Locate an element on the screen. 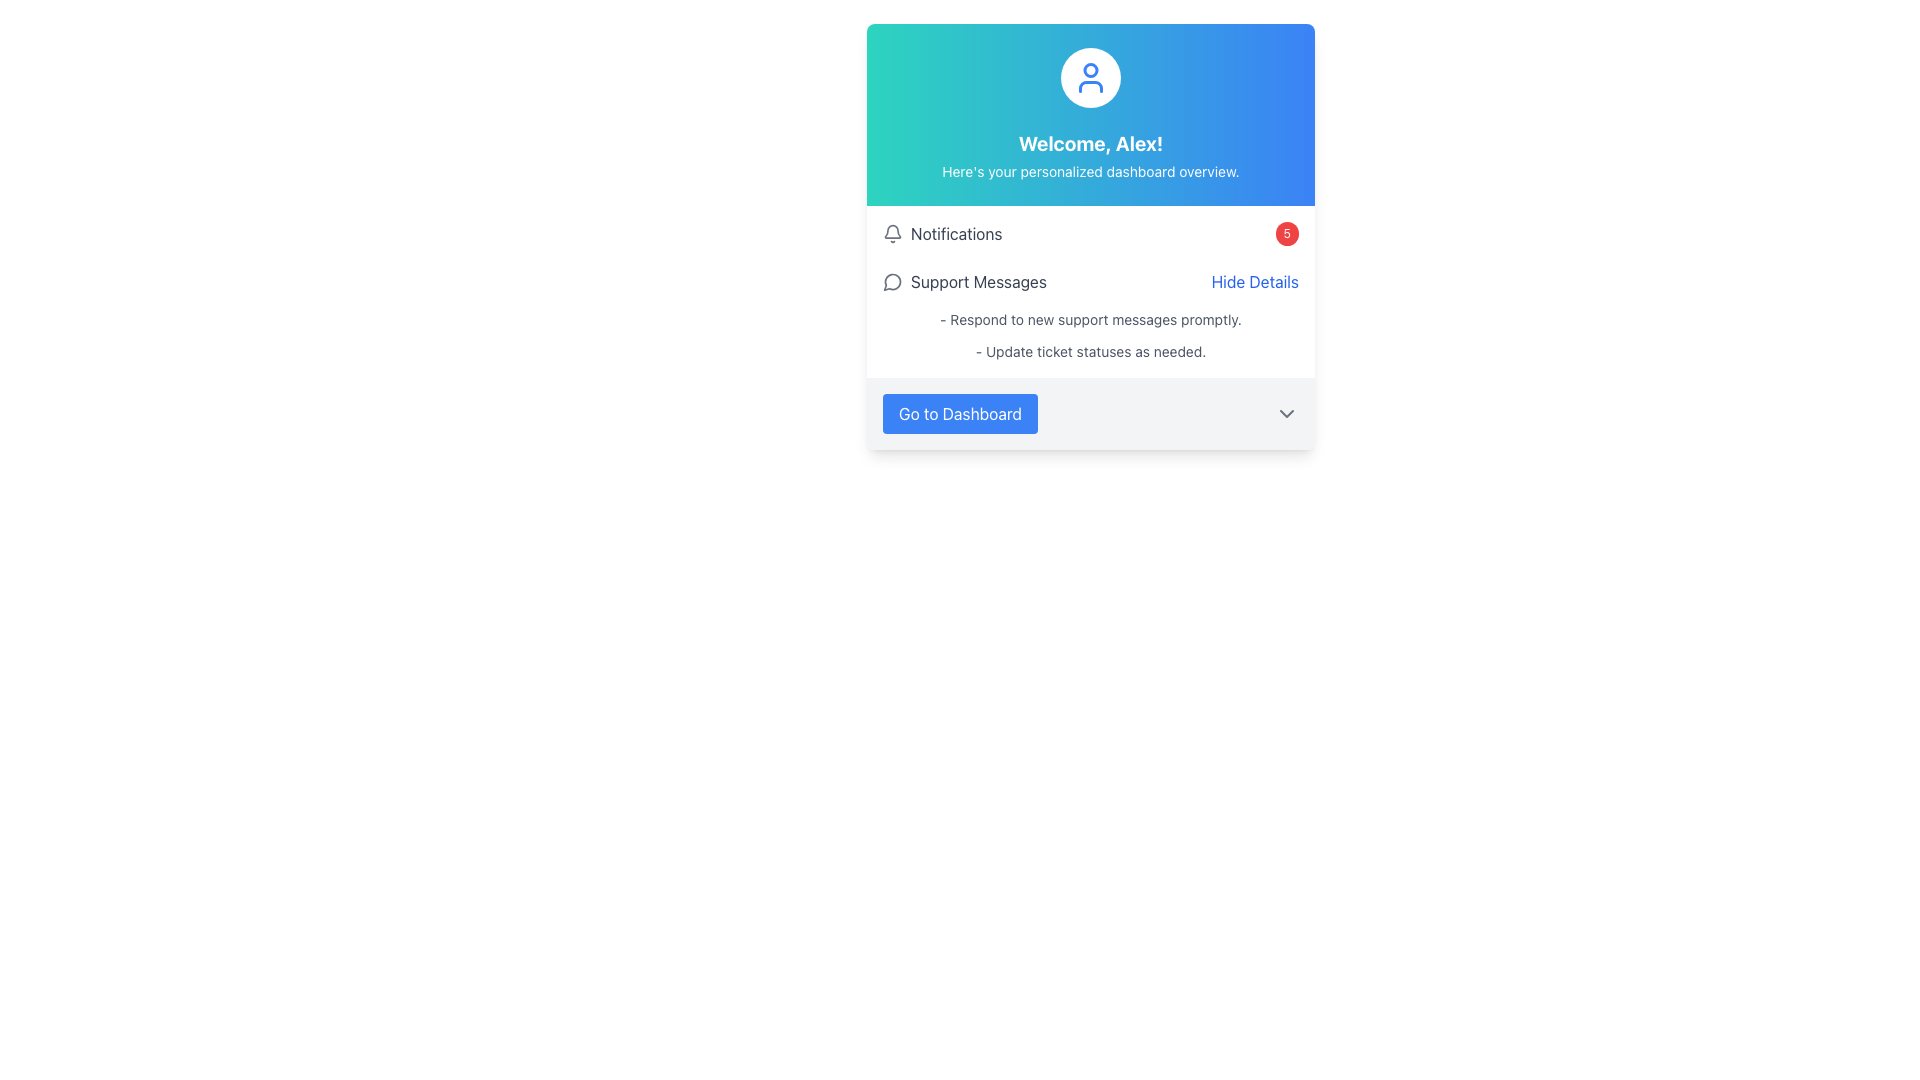 This screenshot has height=1080, width=1920. the Informational Header located at the top of the dashboard, which welcomes the user and personalizes the interface is located at coordinates (1089, 115).